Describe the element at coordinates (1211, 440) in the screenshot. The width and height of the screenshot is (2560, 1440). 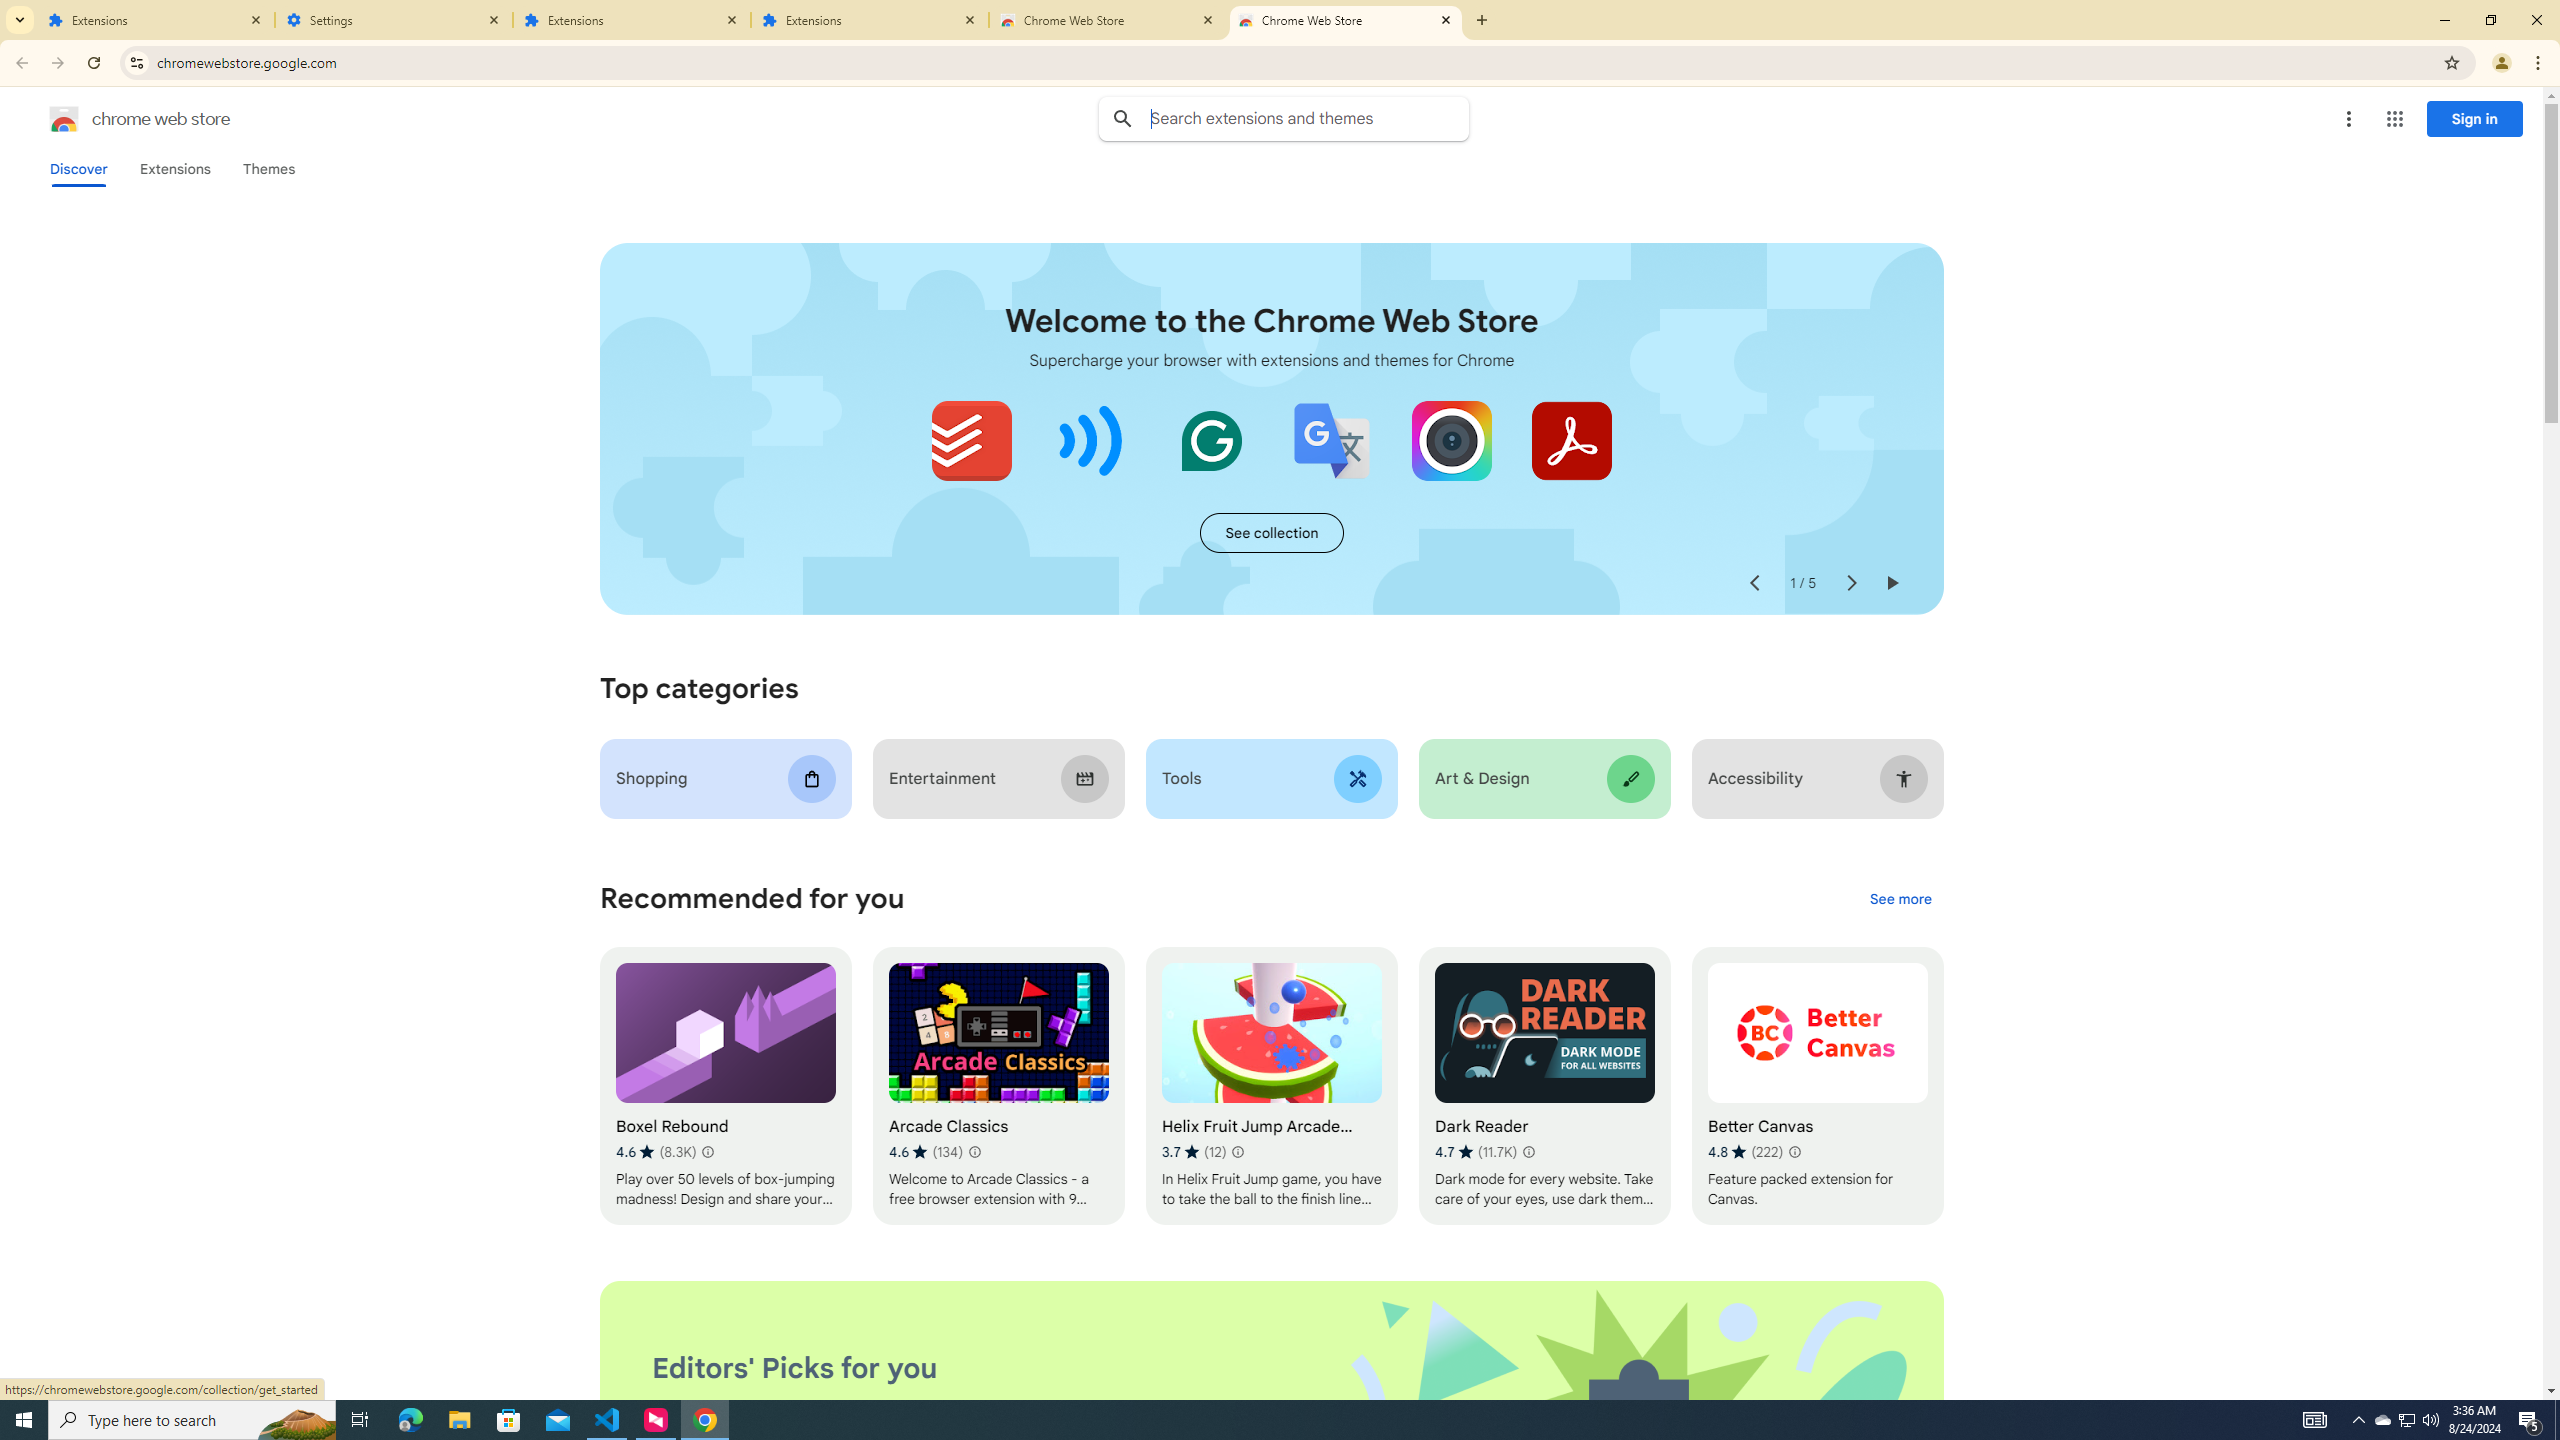
I see `'Grammarly: AI Writing and Grammar Checker App'` at that location.